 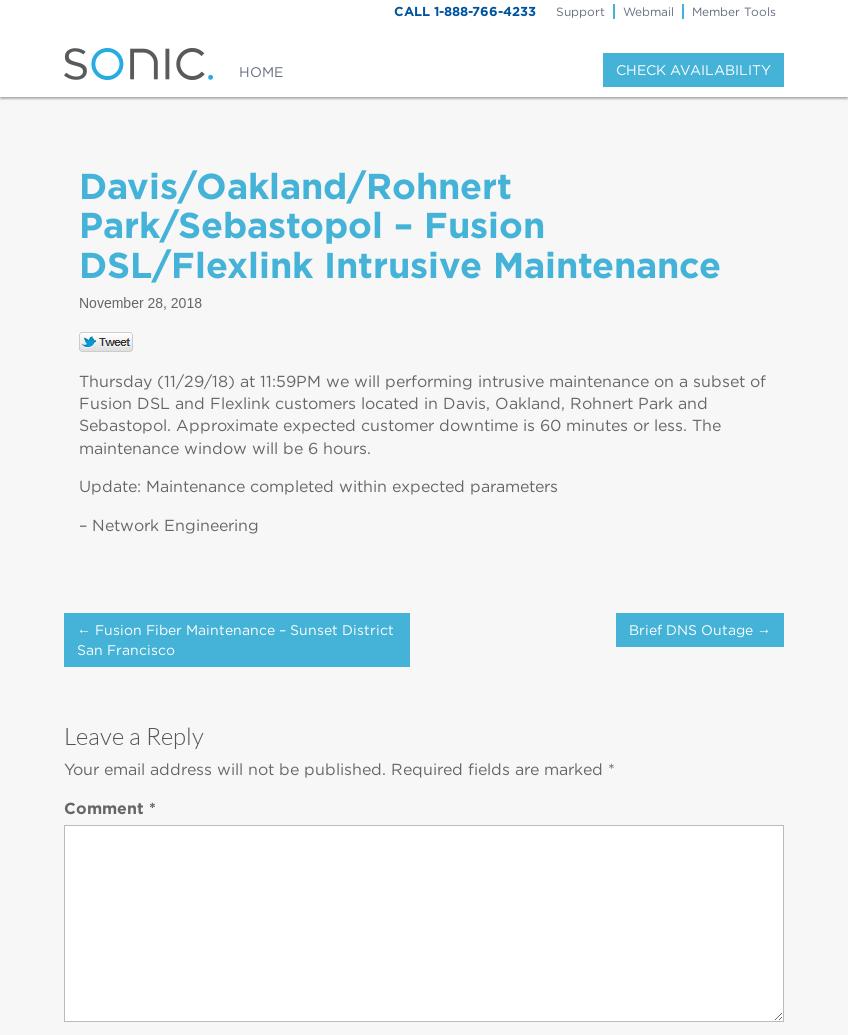 What do you see at coordinates (422, 414) in the screenshot?
I see `'Thursday (11/29/18) at 11:59PM we will performing intrusive maintenance on a subset of Fusion DSL and Flexlink customers located in Davis, Oakland, Rohnert Park and Sebastopol. Approximate expected customer downtime is 60 minutes or less. The maintenance window will be 6 hours.'` at bounding box center [422, 414].